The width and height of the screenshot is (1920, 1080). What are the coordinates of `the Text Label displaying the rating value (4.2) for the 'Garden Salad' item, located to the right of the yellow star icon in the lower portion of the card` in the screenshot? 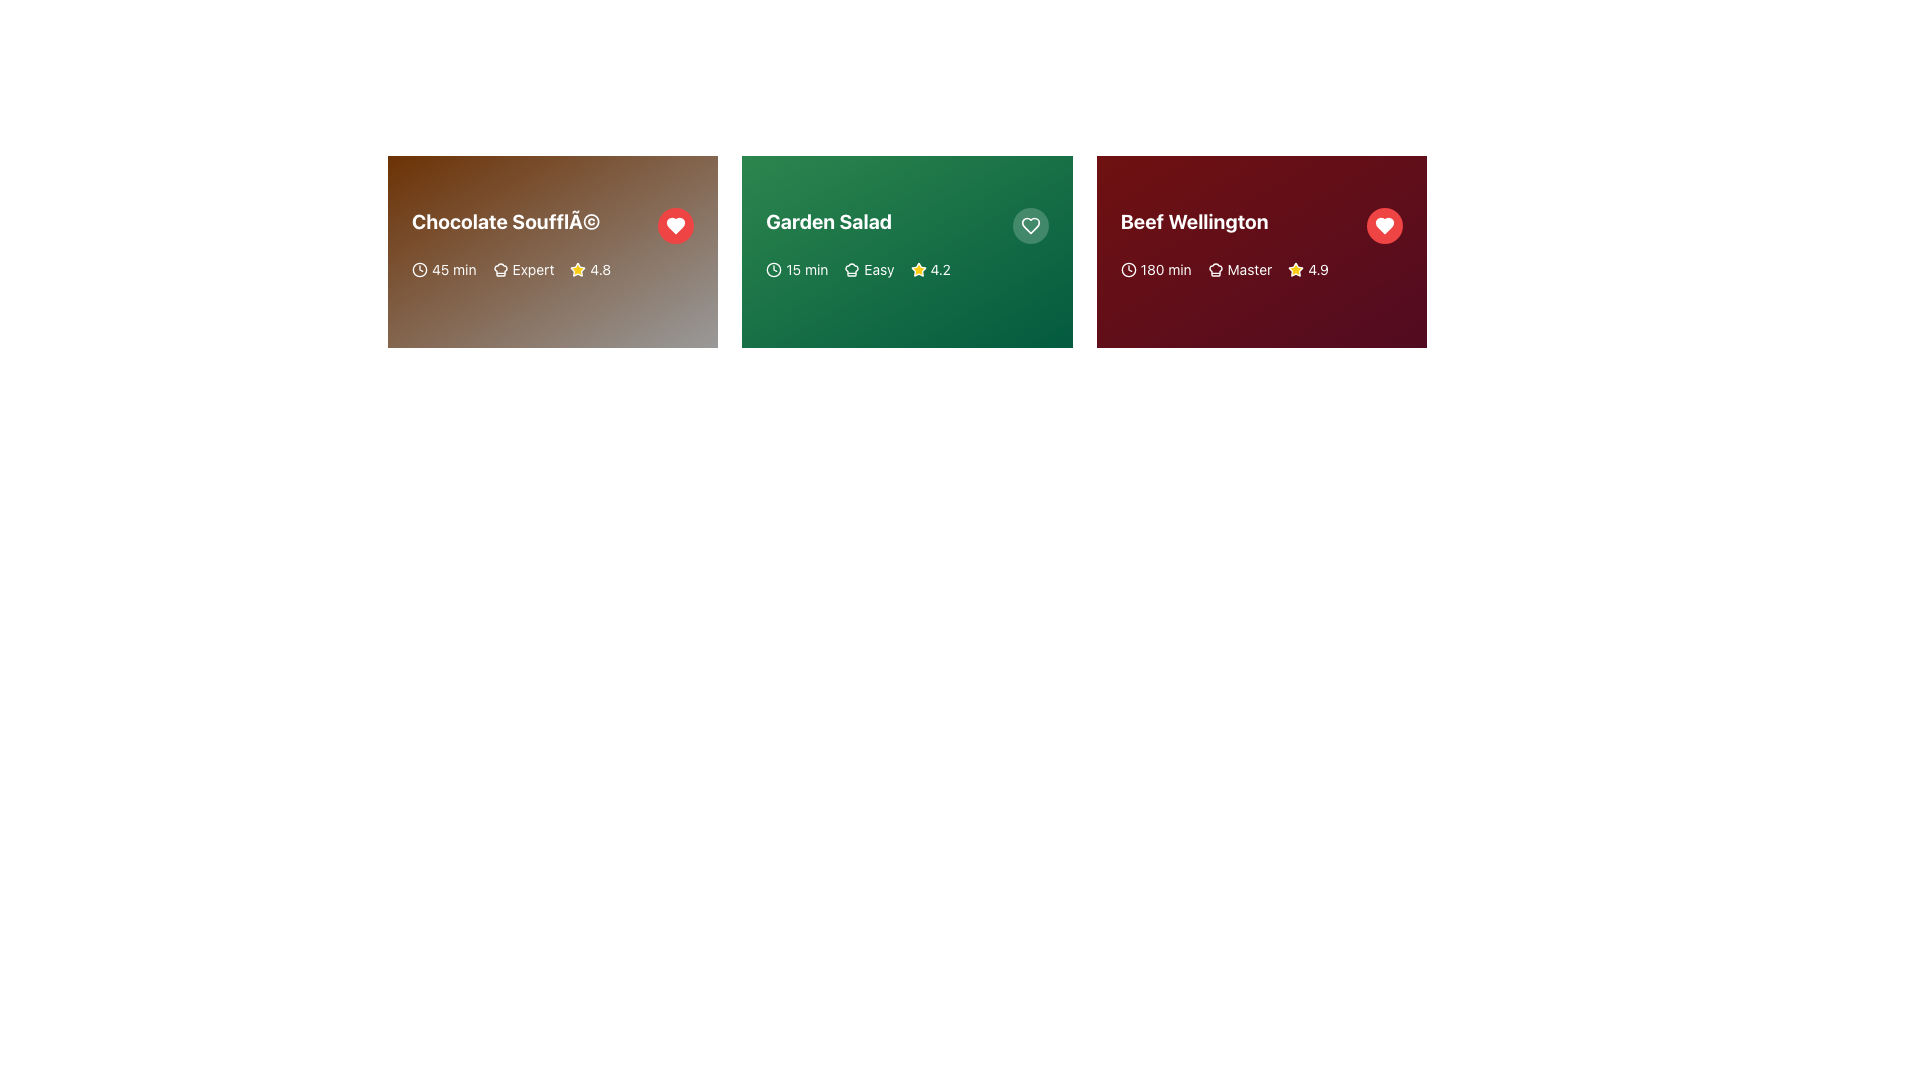 It's located at (939, 270).